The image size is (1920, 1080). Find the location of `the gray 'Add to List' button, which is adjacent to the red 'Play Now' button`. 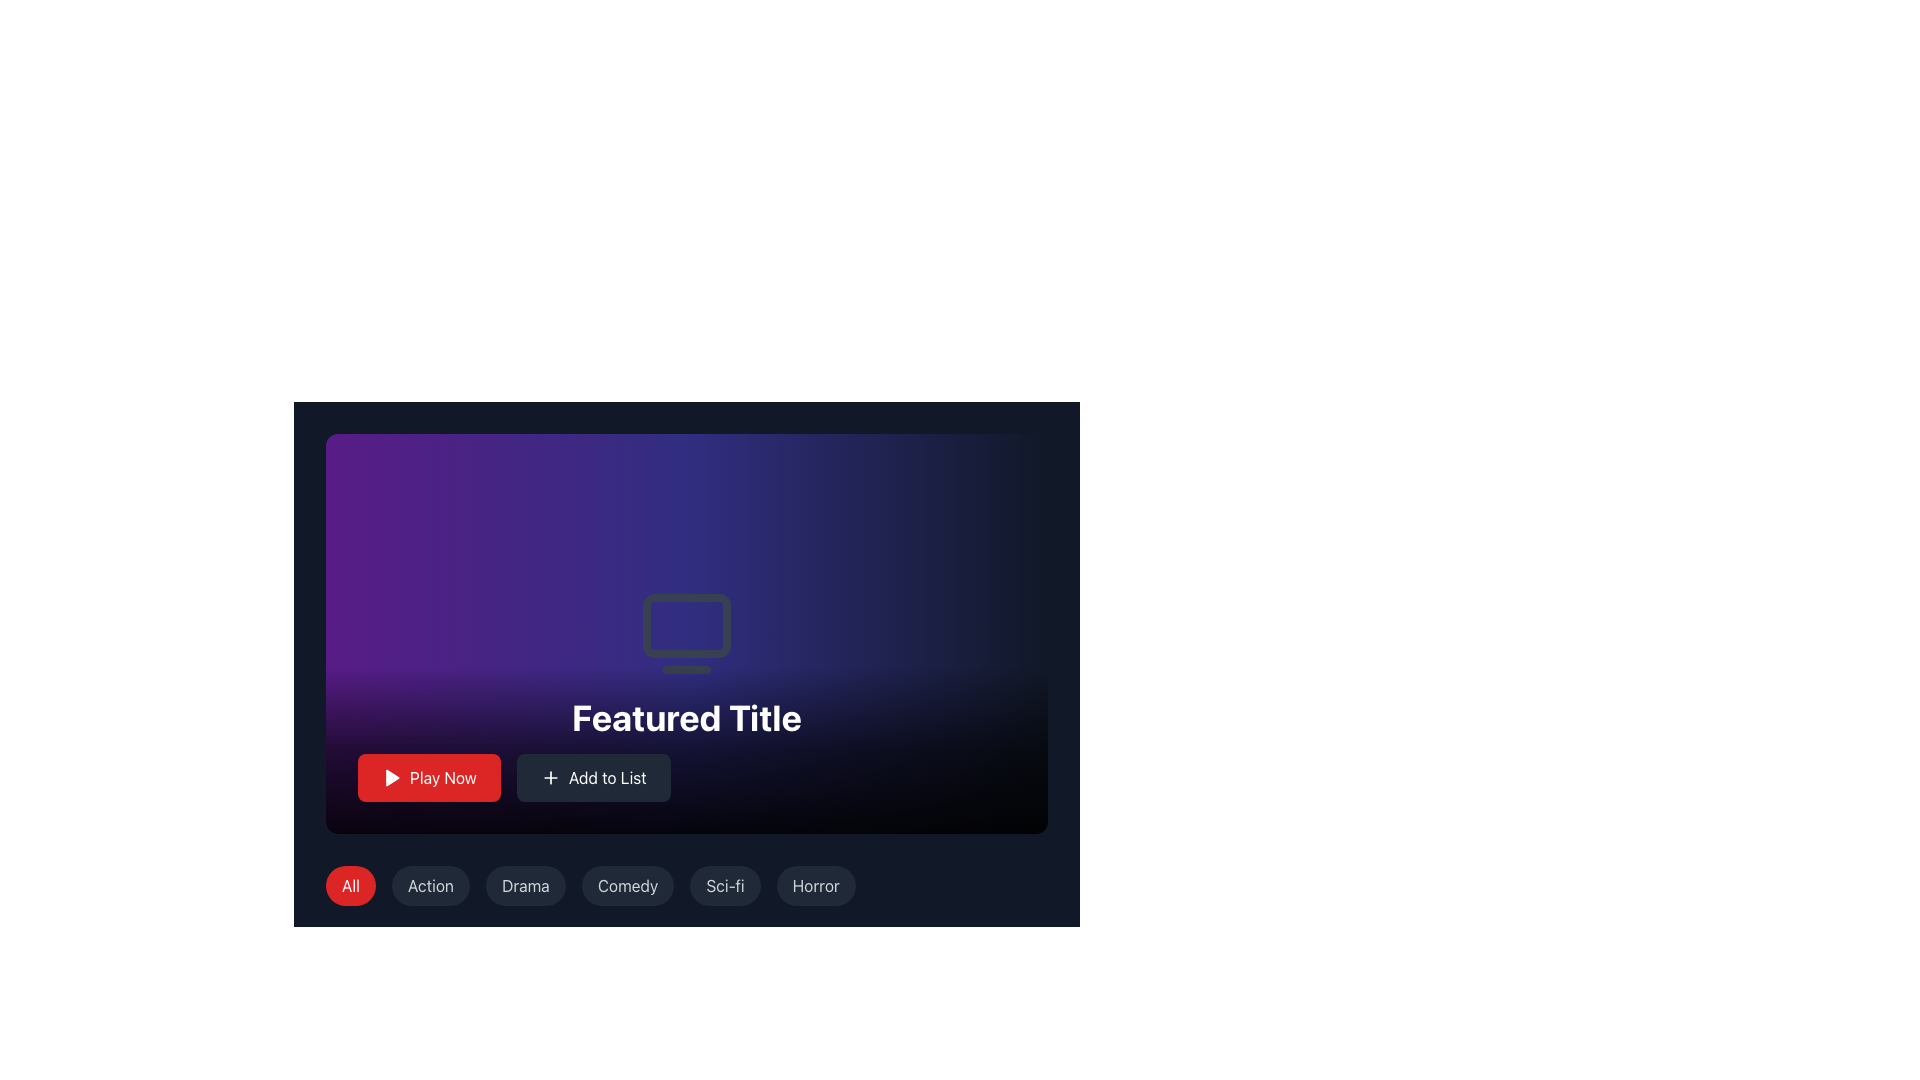

the gray 'Add to List' button, which is adjacent to the red 'Play Now' button is located at coordinates (686, 777).